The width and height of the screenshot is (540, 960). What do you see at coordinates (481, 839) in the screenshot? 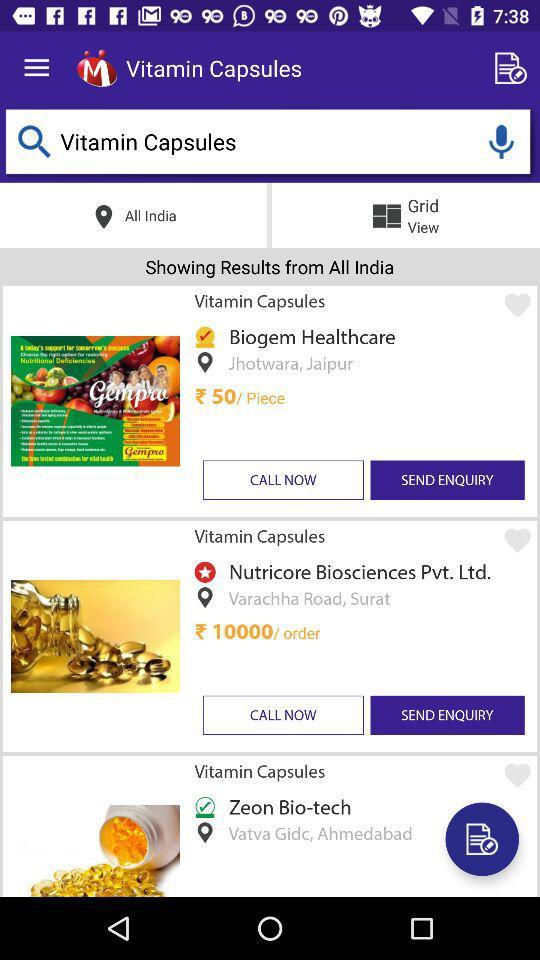
I see `print page` at bounding box center [481, 839].